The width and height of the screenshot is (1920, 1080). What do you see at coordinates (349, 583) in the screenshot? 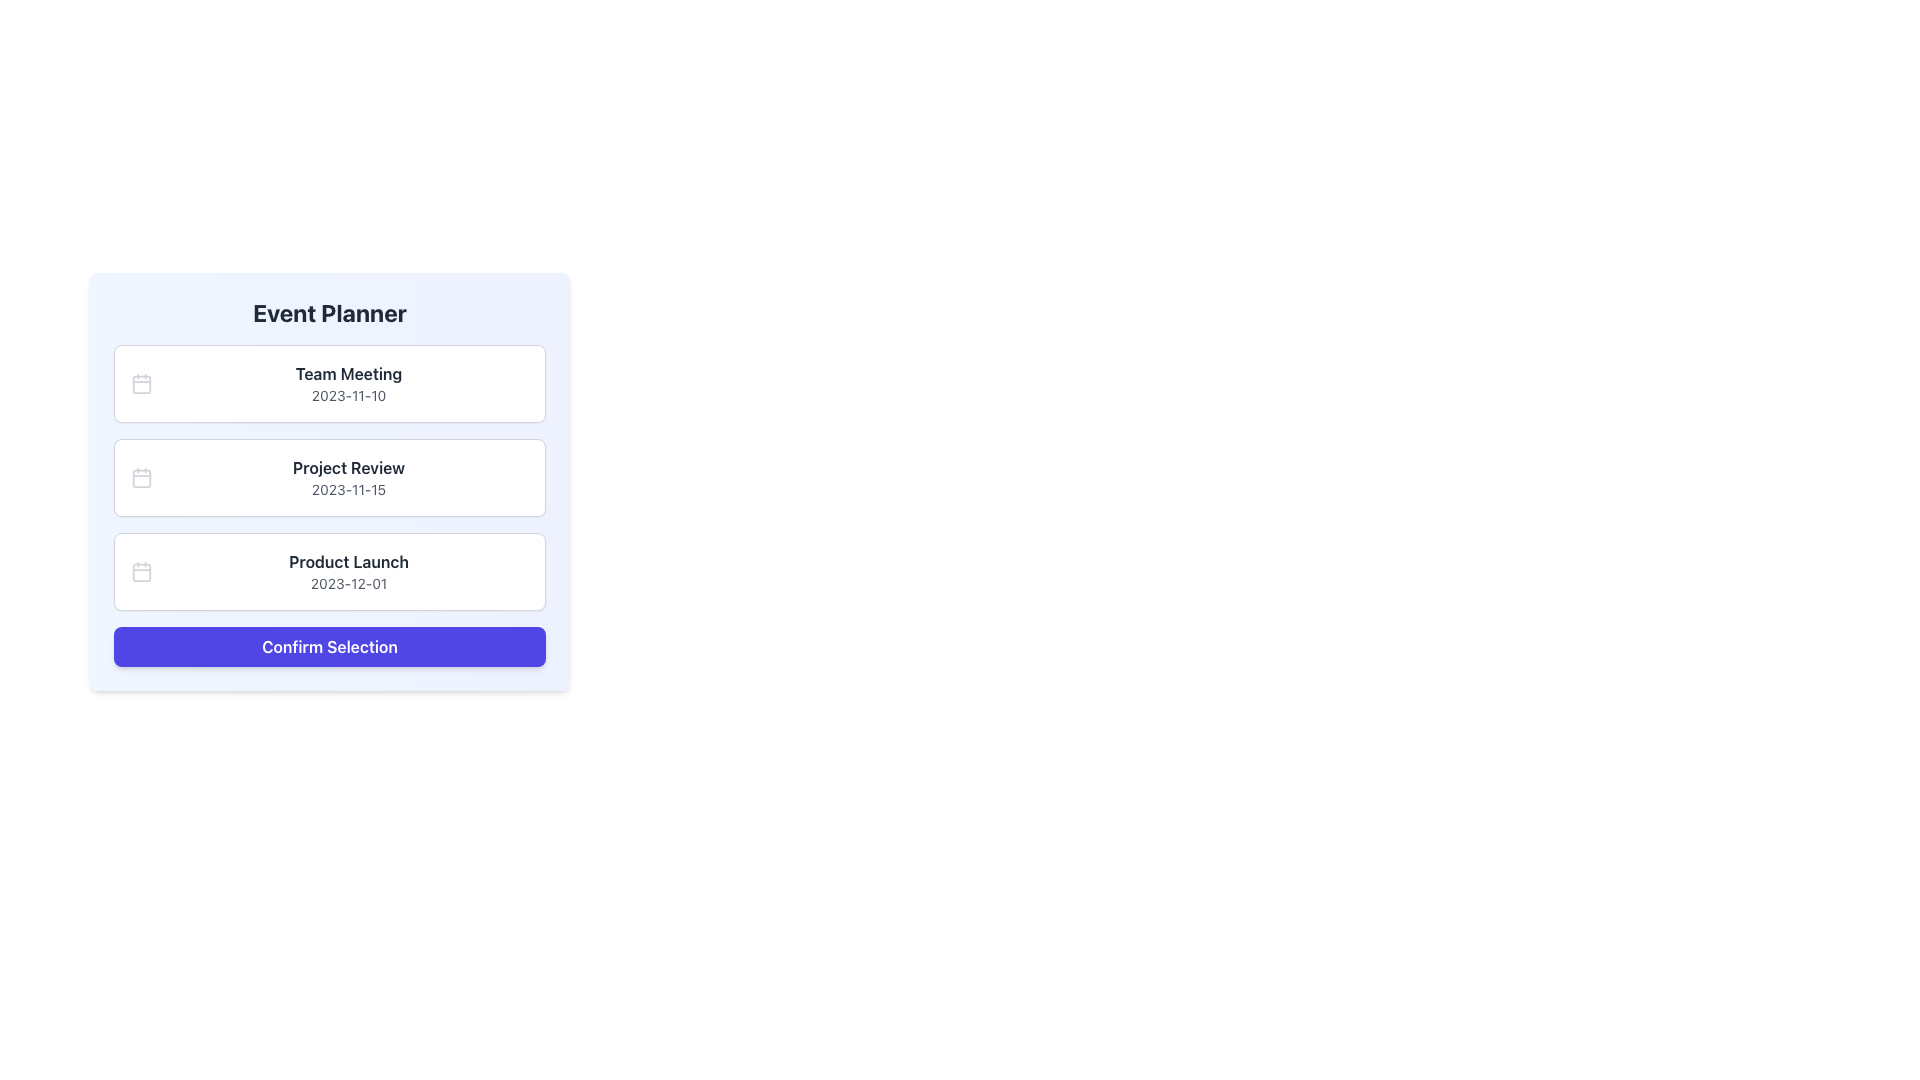
I see `the Text label that displays the date for the 'Product Launch' event, which is positioned directly under the 'Product Launch' title in the event planner interface` at bounding box center [349, 583].